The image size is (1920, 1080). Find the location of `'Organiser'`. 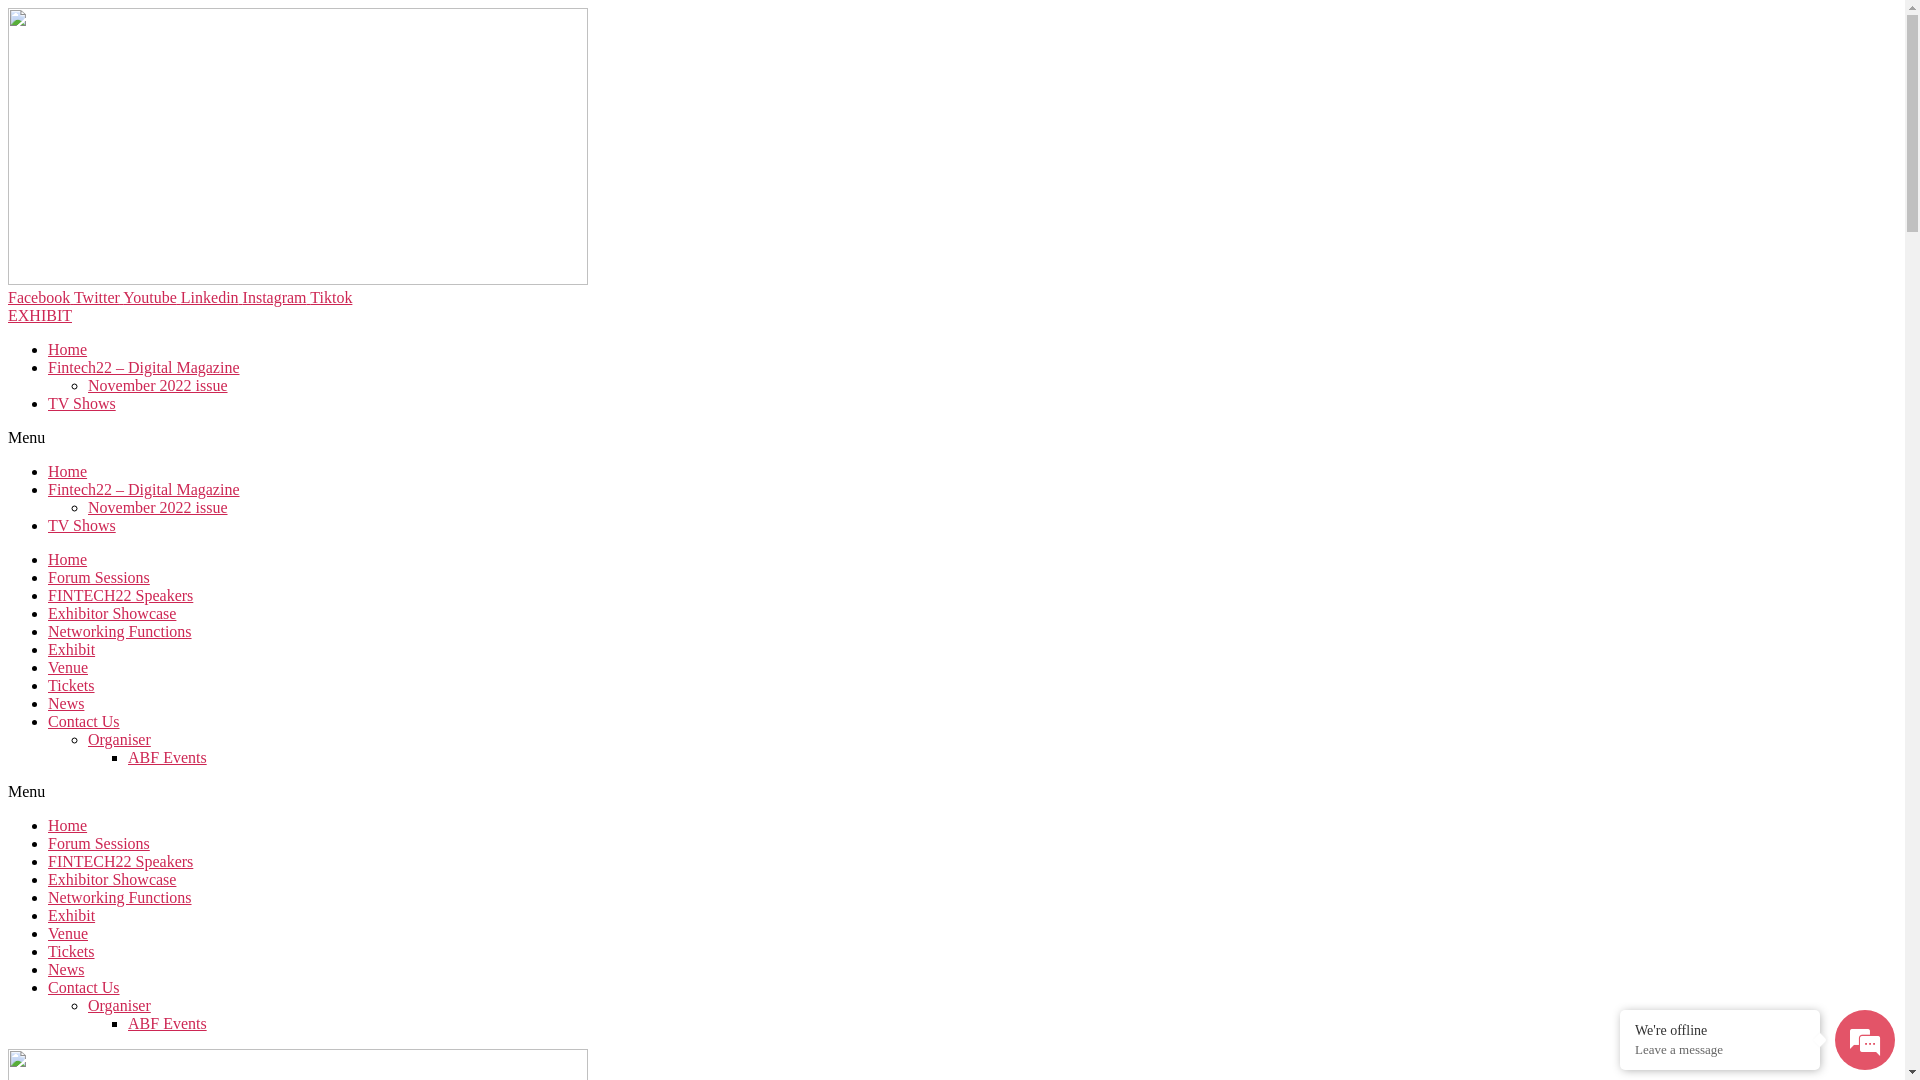

'Organiser' is located at coordinates (118, 739).